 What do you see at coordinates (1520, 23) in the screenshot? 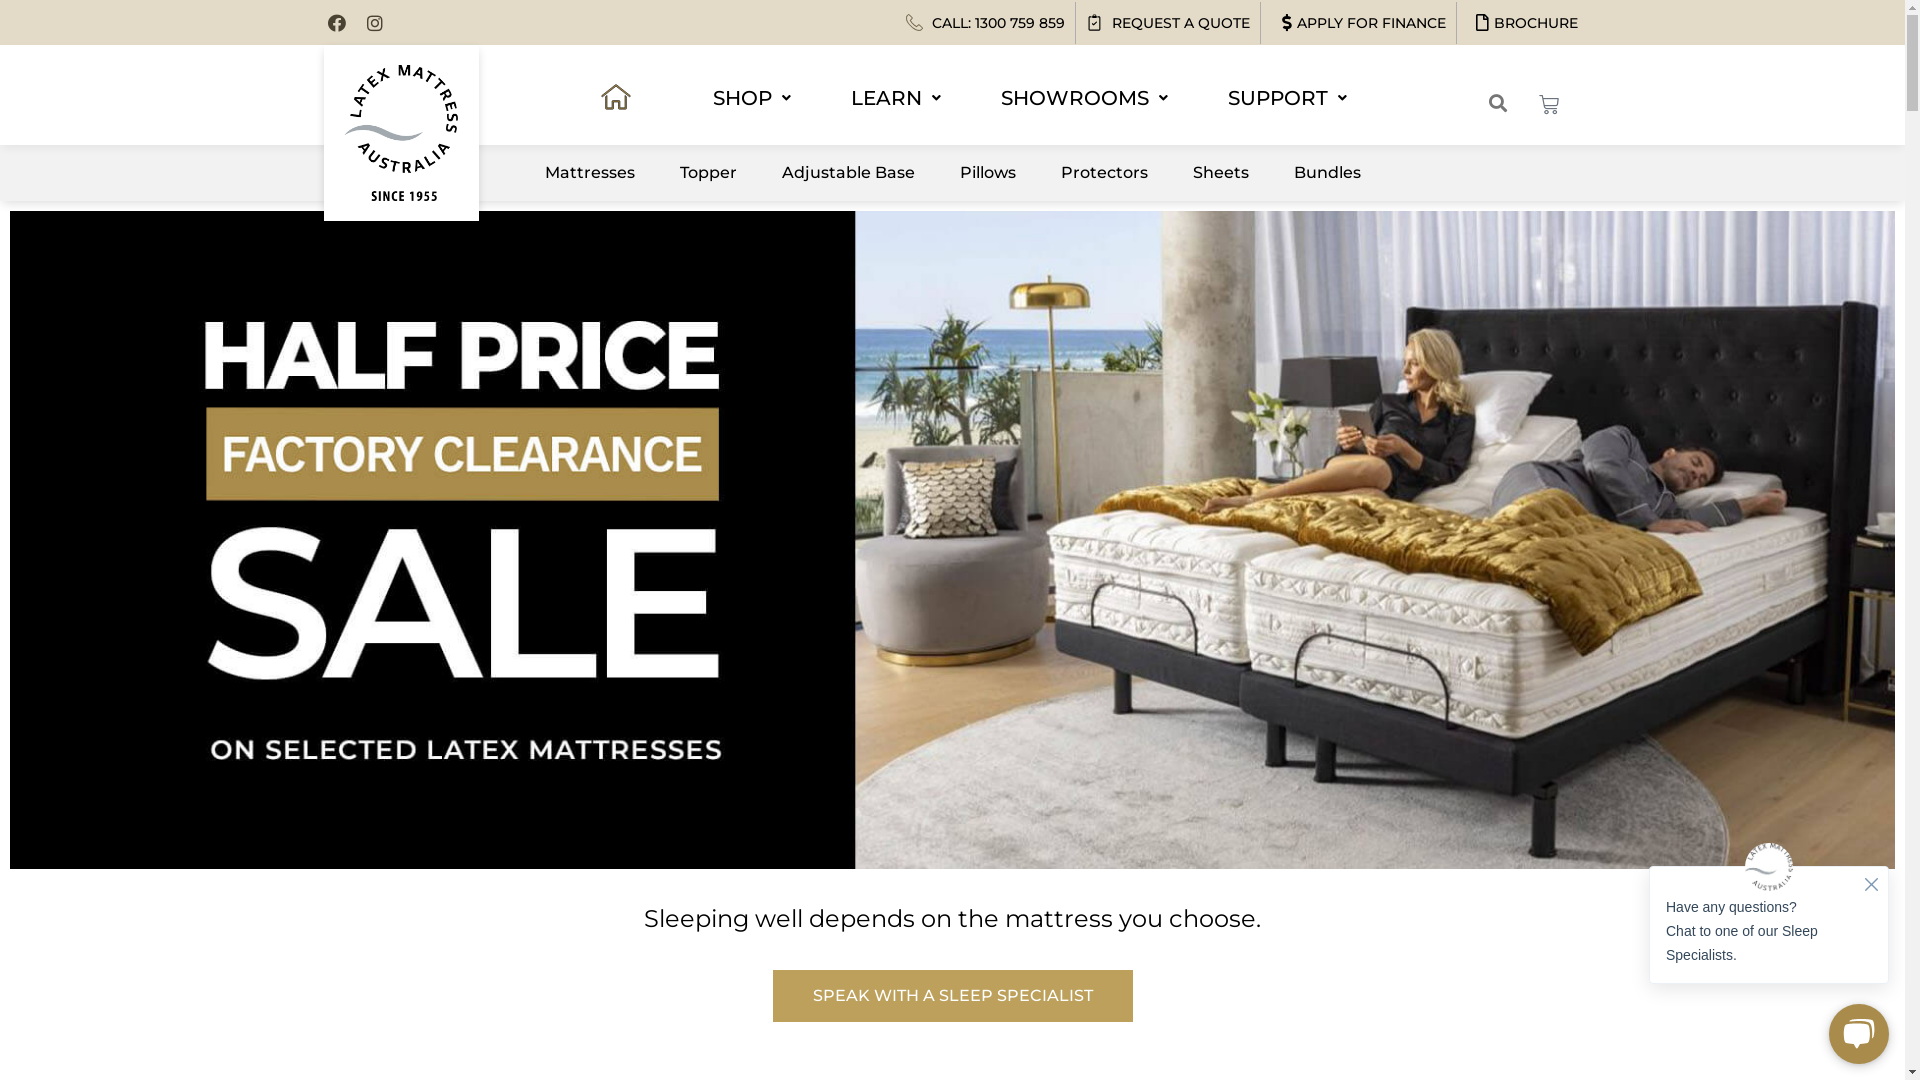
I see `'BROCHURE'` at bounding box center [1520, 23].